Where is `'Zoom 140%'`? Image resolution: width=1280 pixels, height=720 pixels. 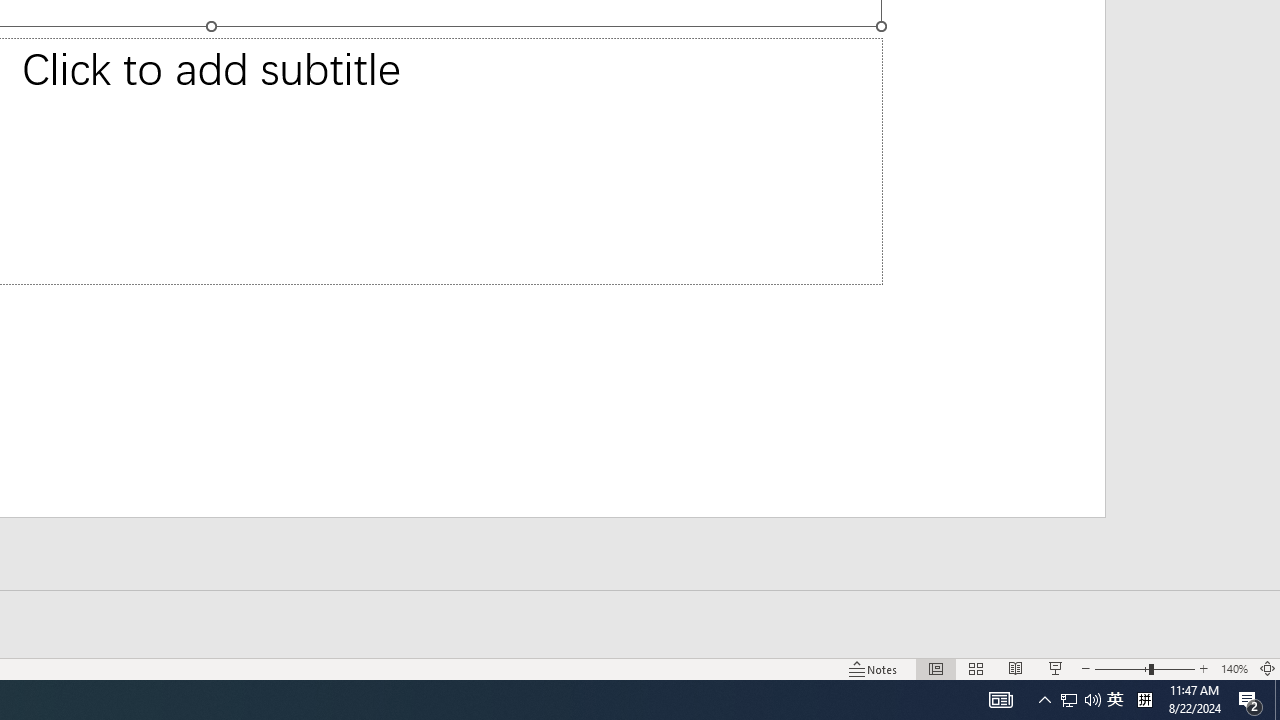
'Zoom 140%' is located at coordinates (1233, 669).